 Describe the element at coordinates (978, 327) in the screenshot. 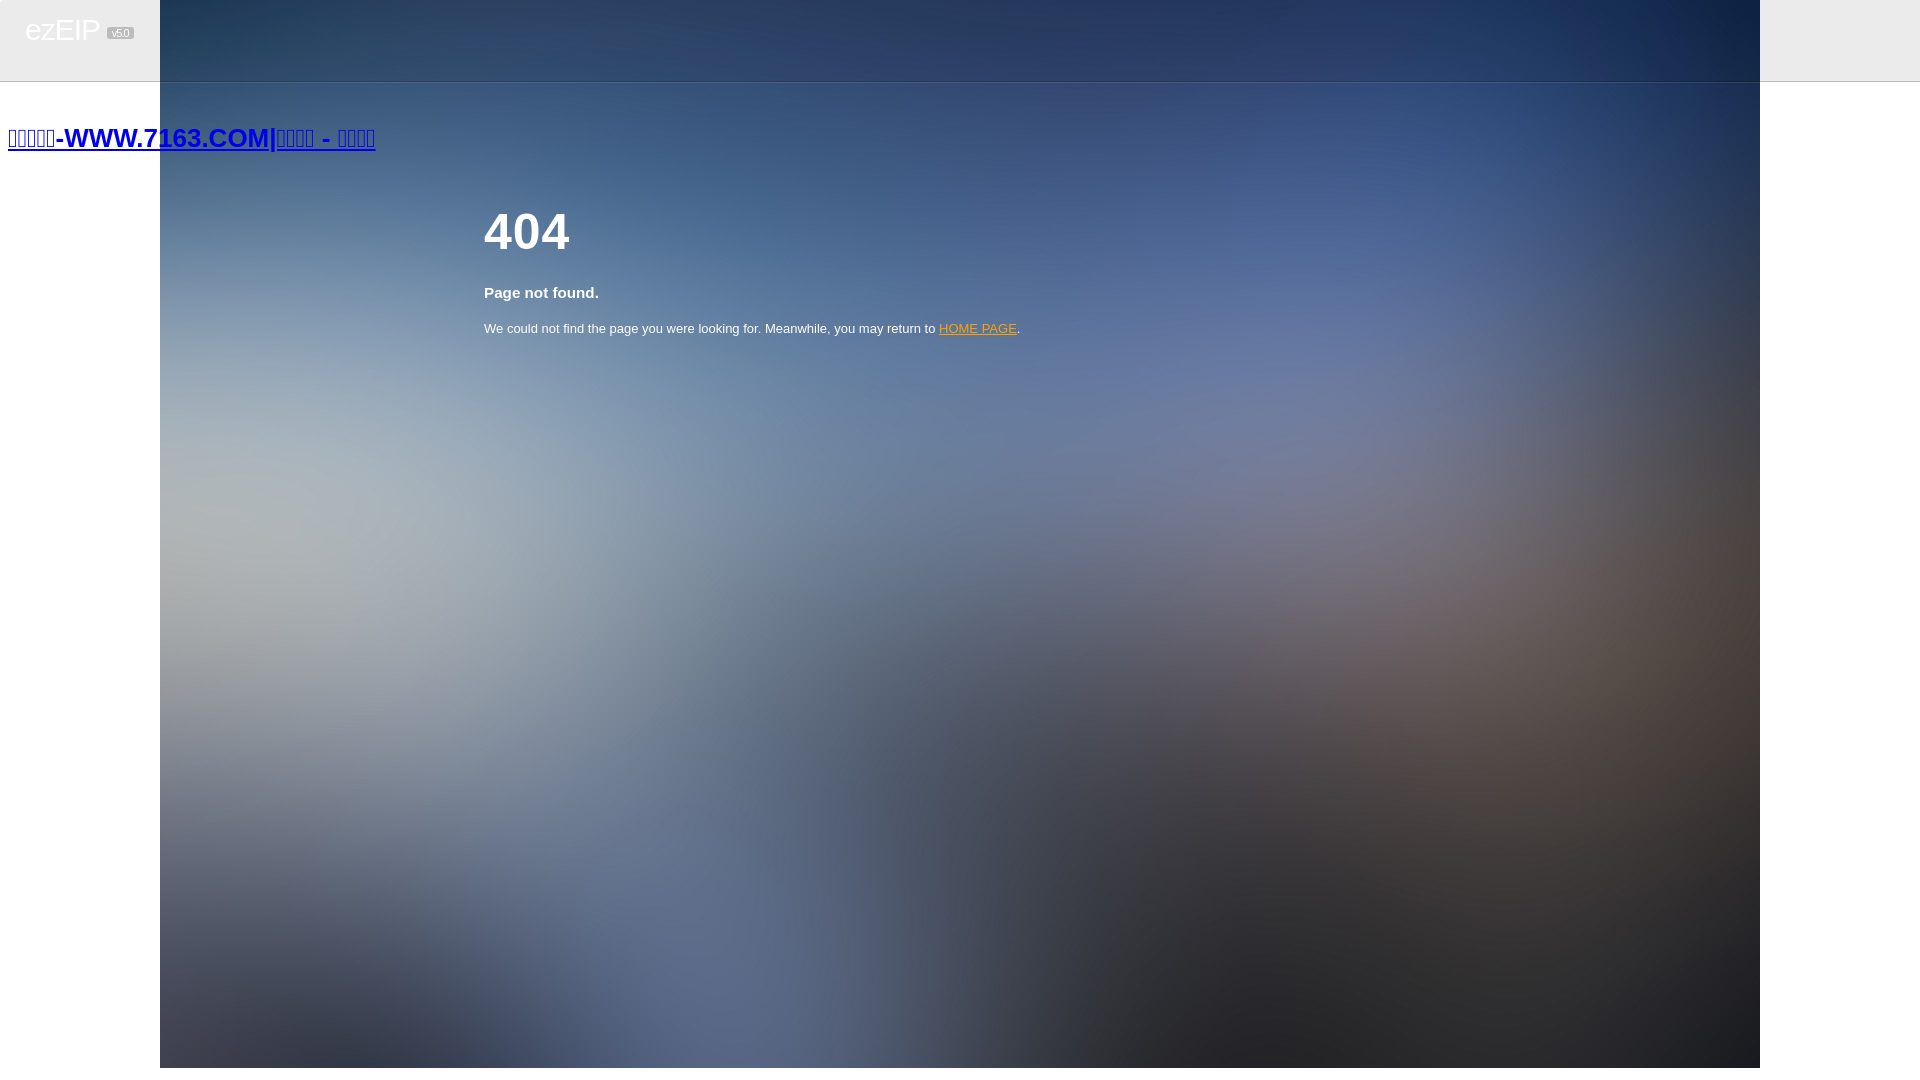

I see `'HOME PAGE'` at that location.